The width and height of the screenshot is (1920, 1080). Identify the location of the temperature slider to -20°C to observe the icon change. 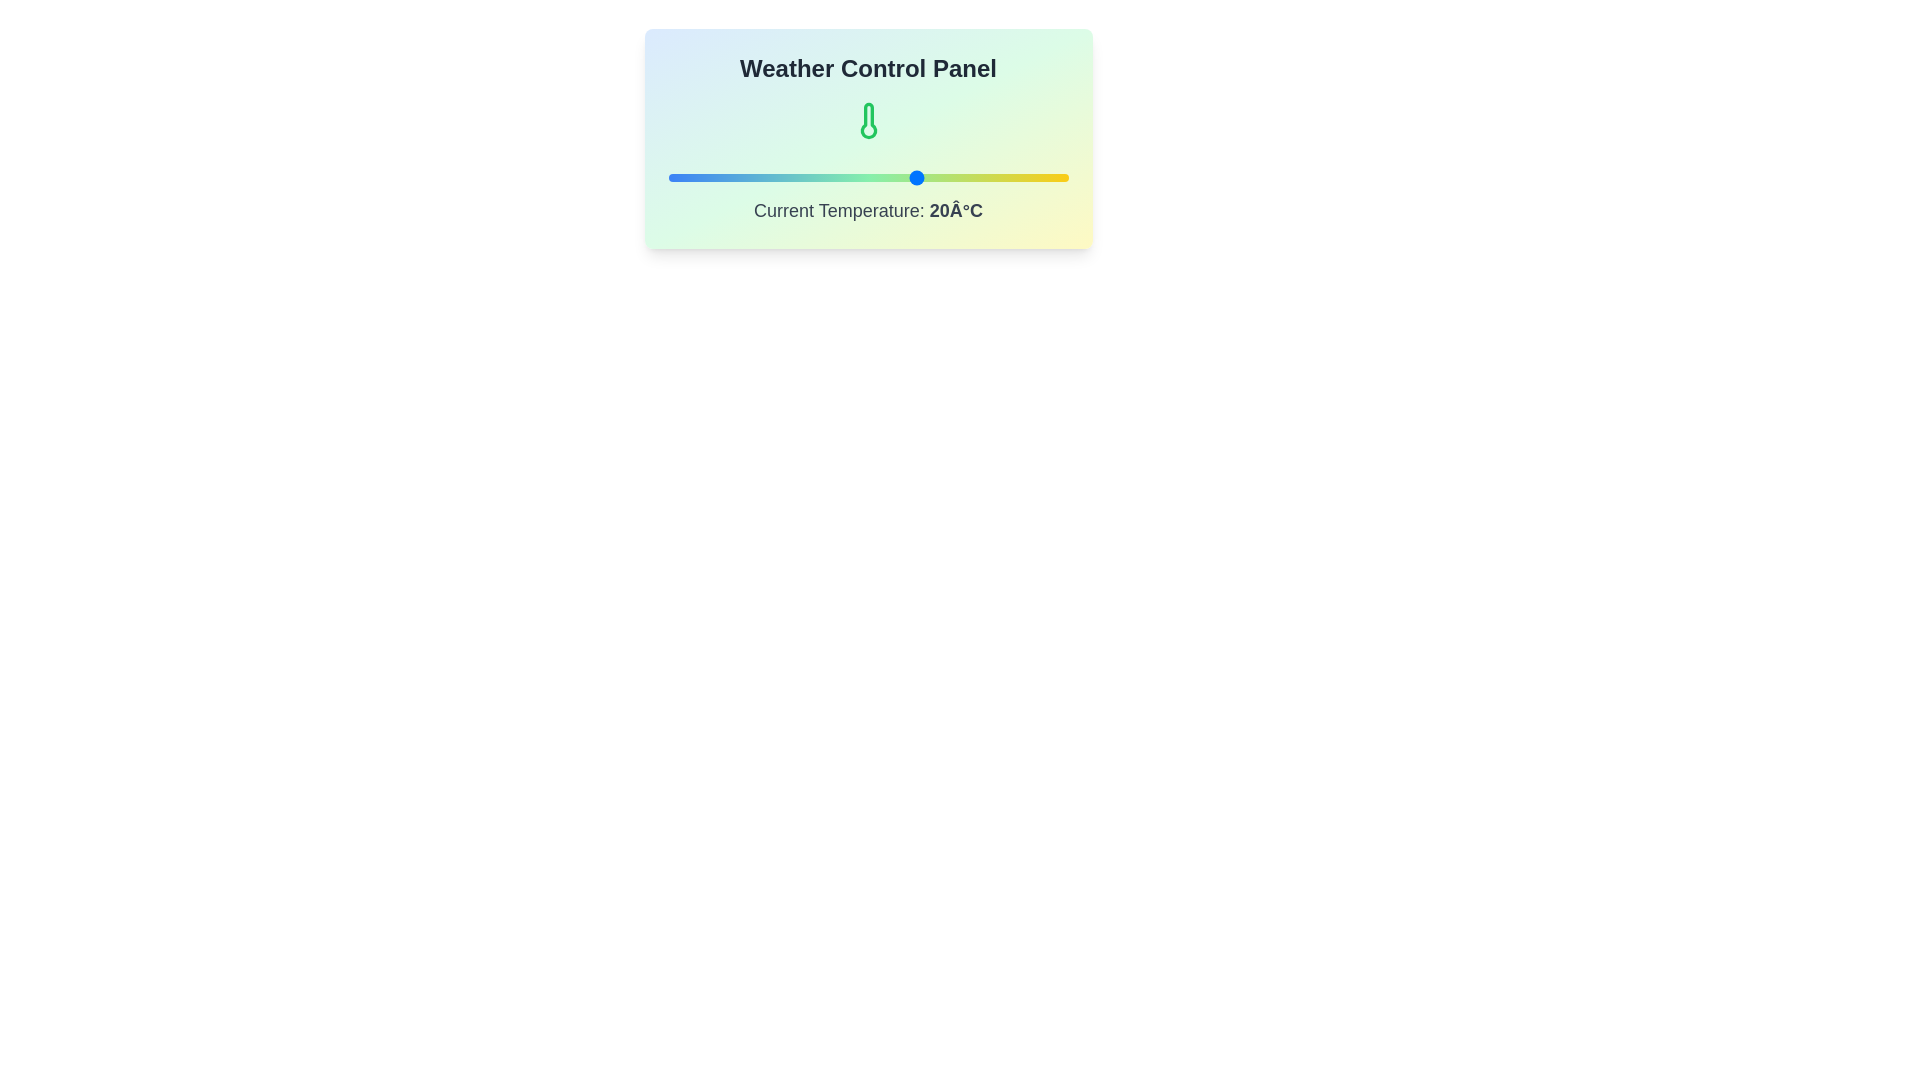
(718, 176).